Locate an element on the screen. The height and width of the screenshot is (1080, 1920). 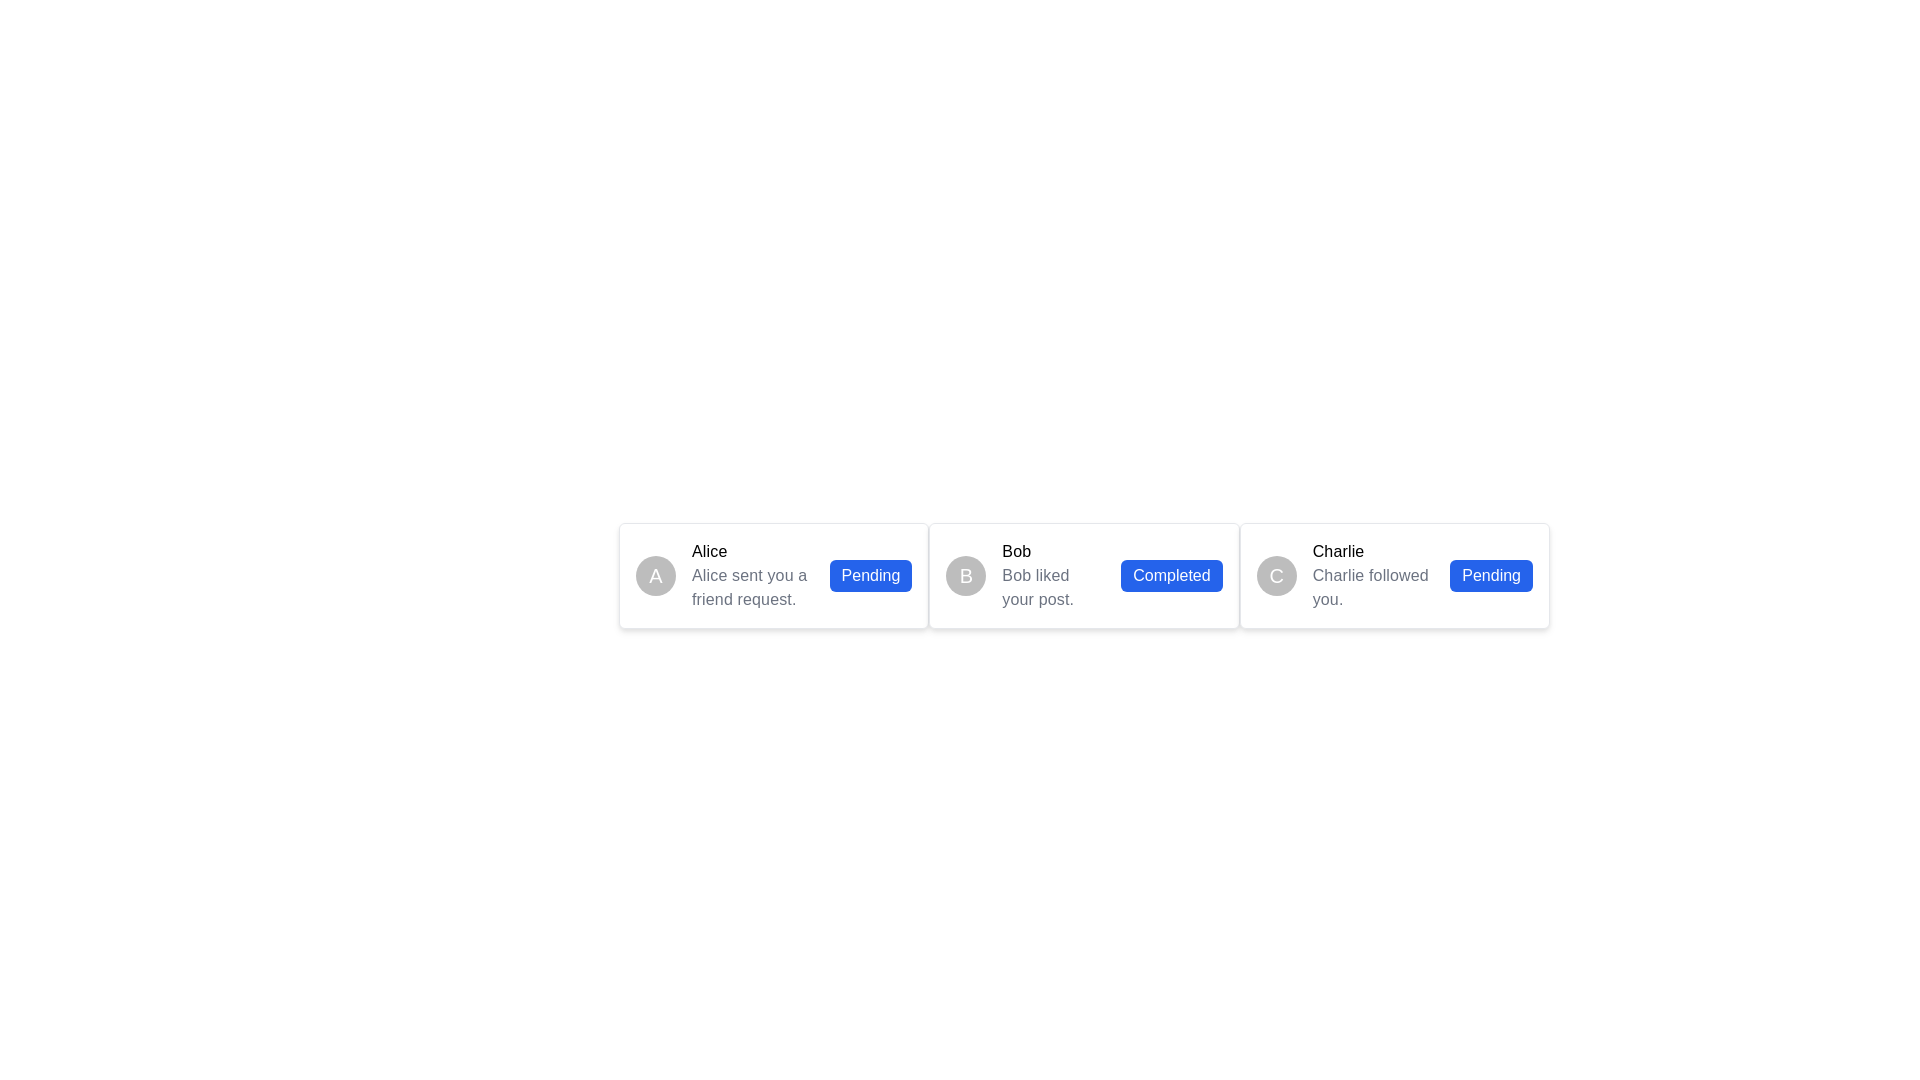
the avatar representing 'Charlie', which is located at the leftmost end of the rectangular component displaying the text 'Charlie Charlie followed you. Pending.' is located at coordinates (1275, 575).